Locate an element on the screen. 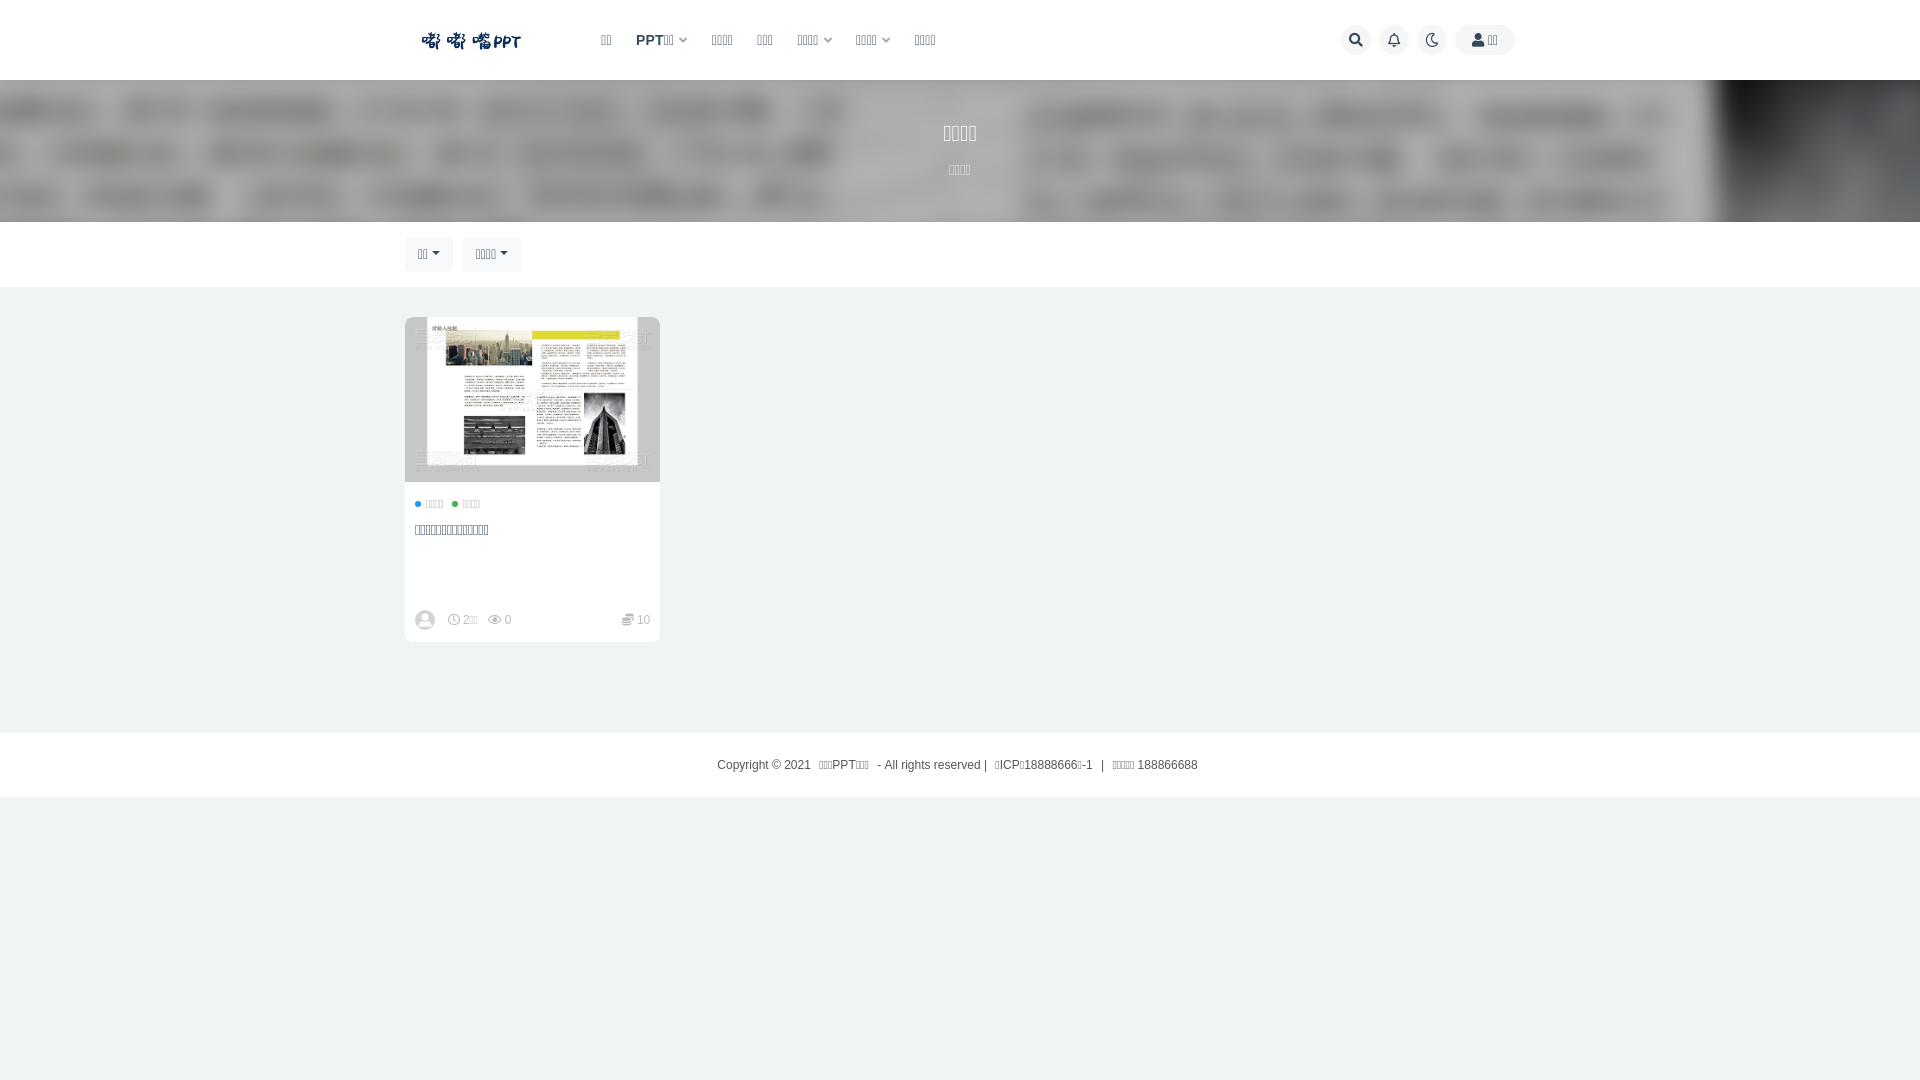  'dudz' is located at coordinates (425, 619).